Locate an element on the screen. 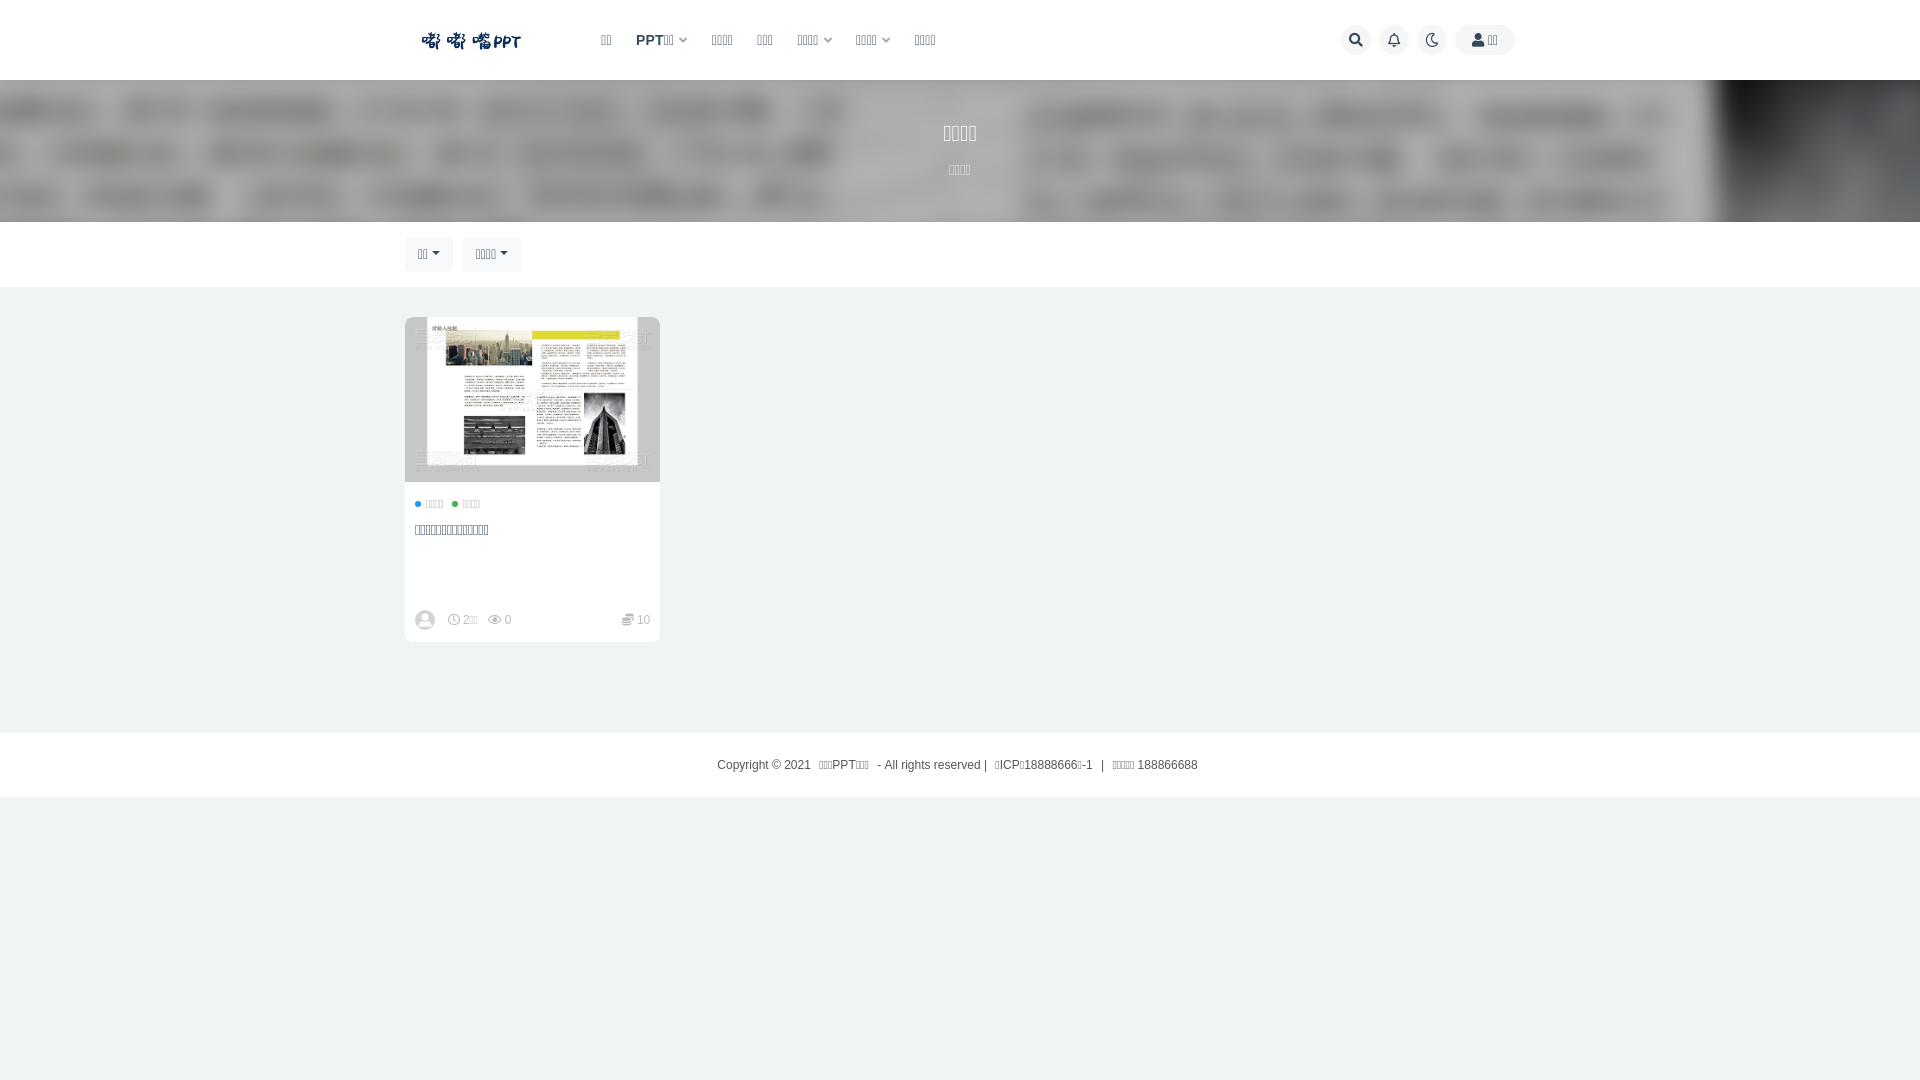  'dudz' is located at coordinates (425, 619).